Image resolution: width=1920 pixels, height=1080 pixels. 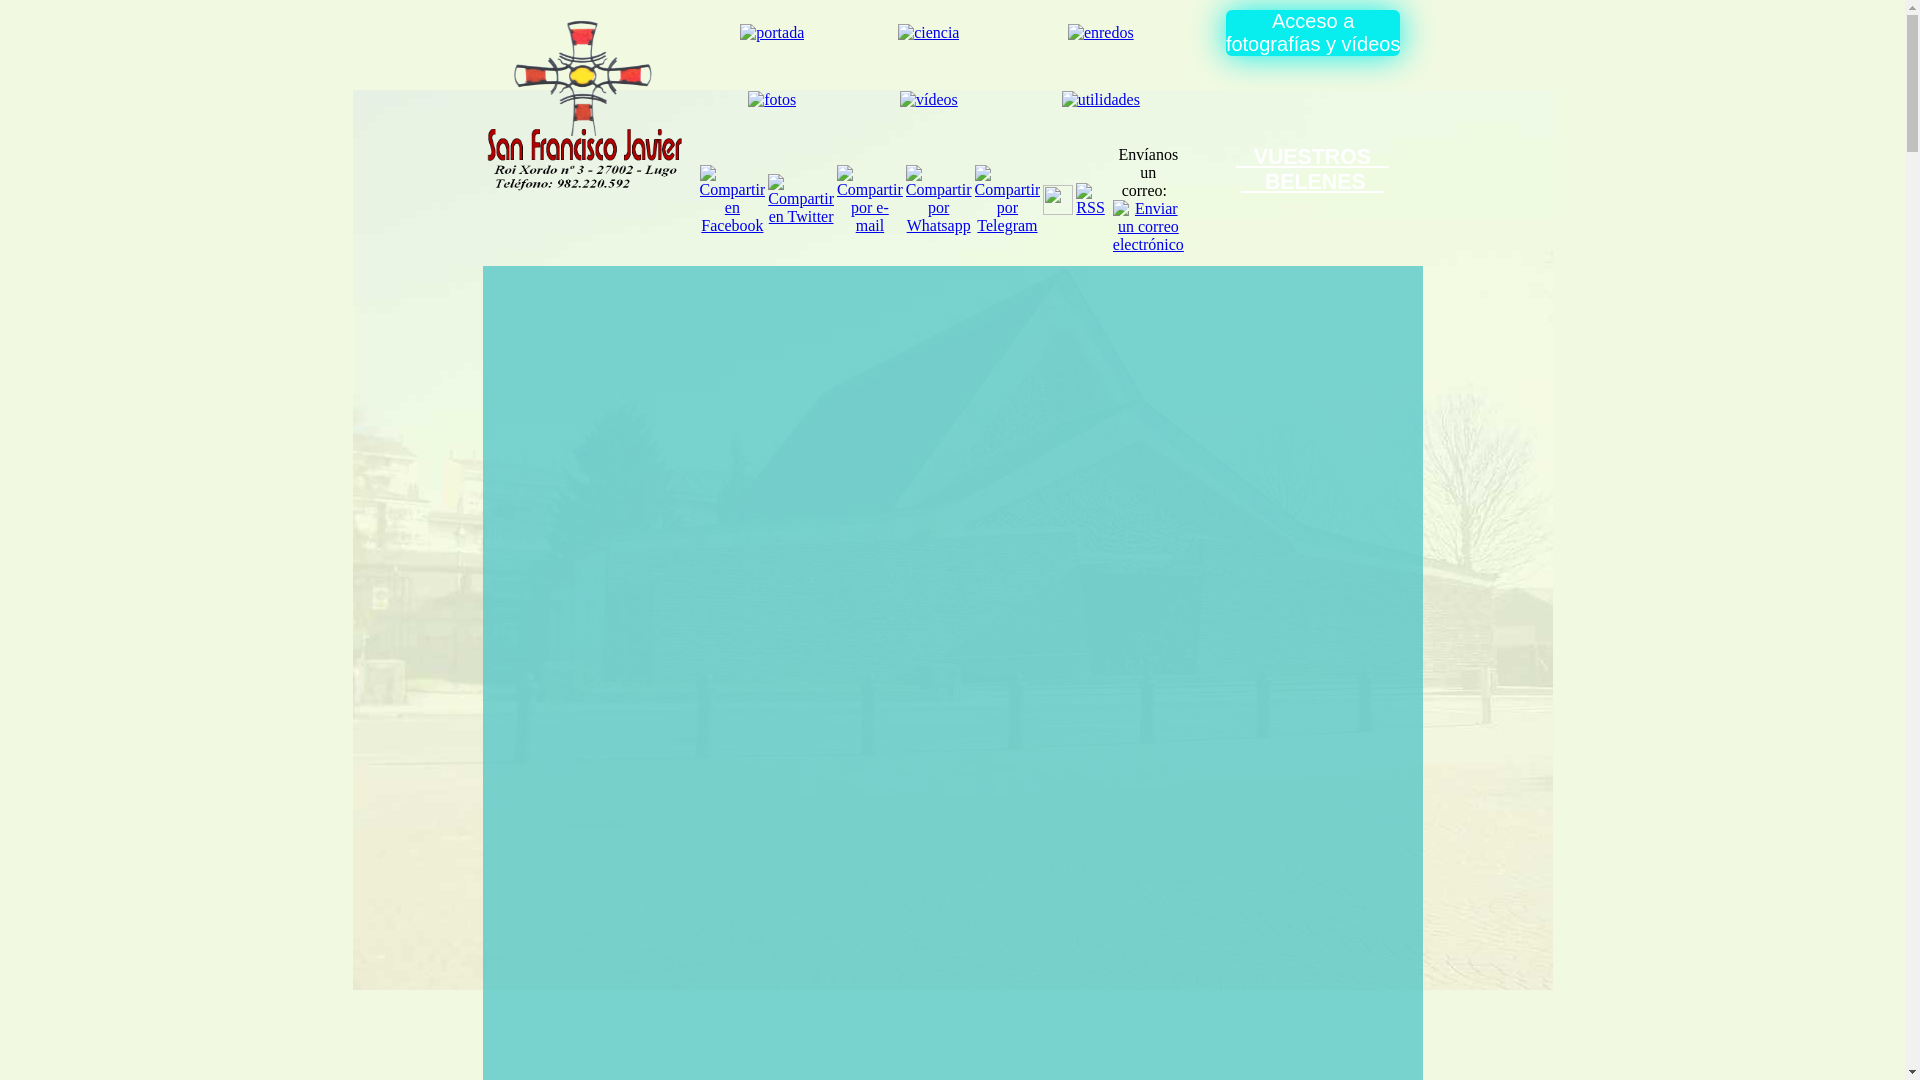 What do you see at coordinates (1312, 168) in the screenshot?
I see `'   VUESTROS` at bounding box center [1312, 168].